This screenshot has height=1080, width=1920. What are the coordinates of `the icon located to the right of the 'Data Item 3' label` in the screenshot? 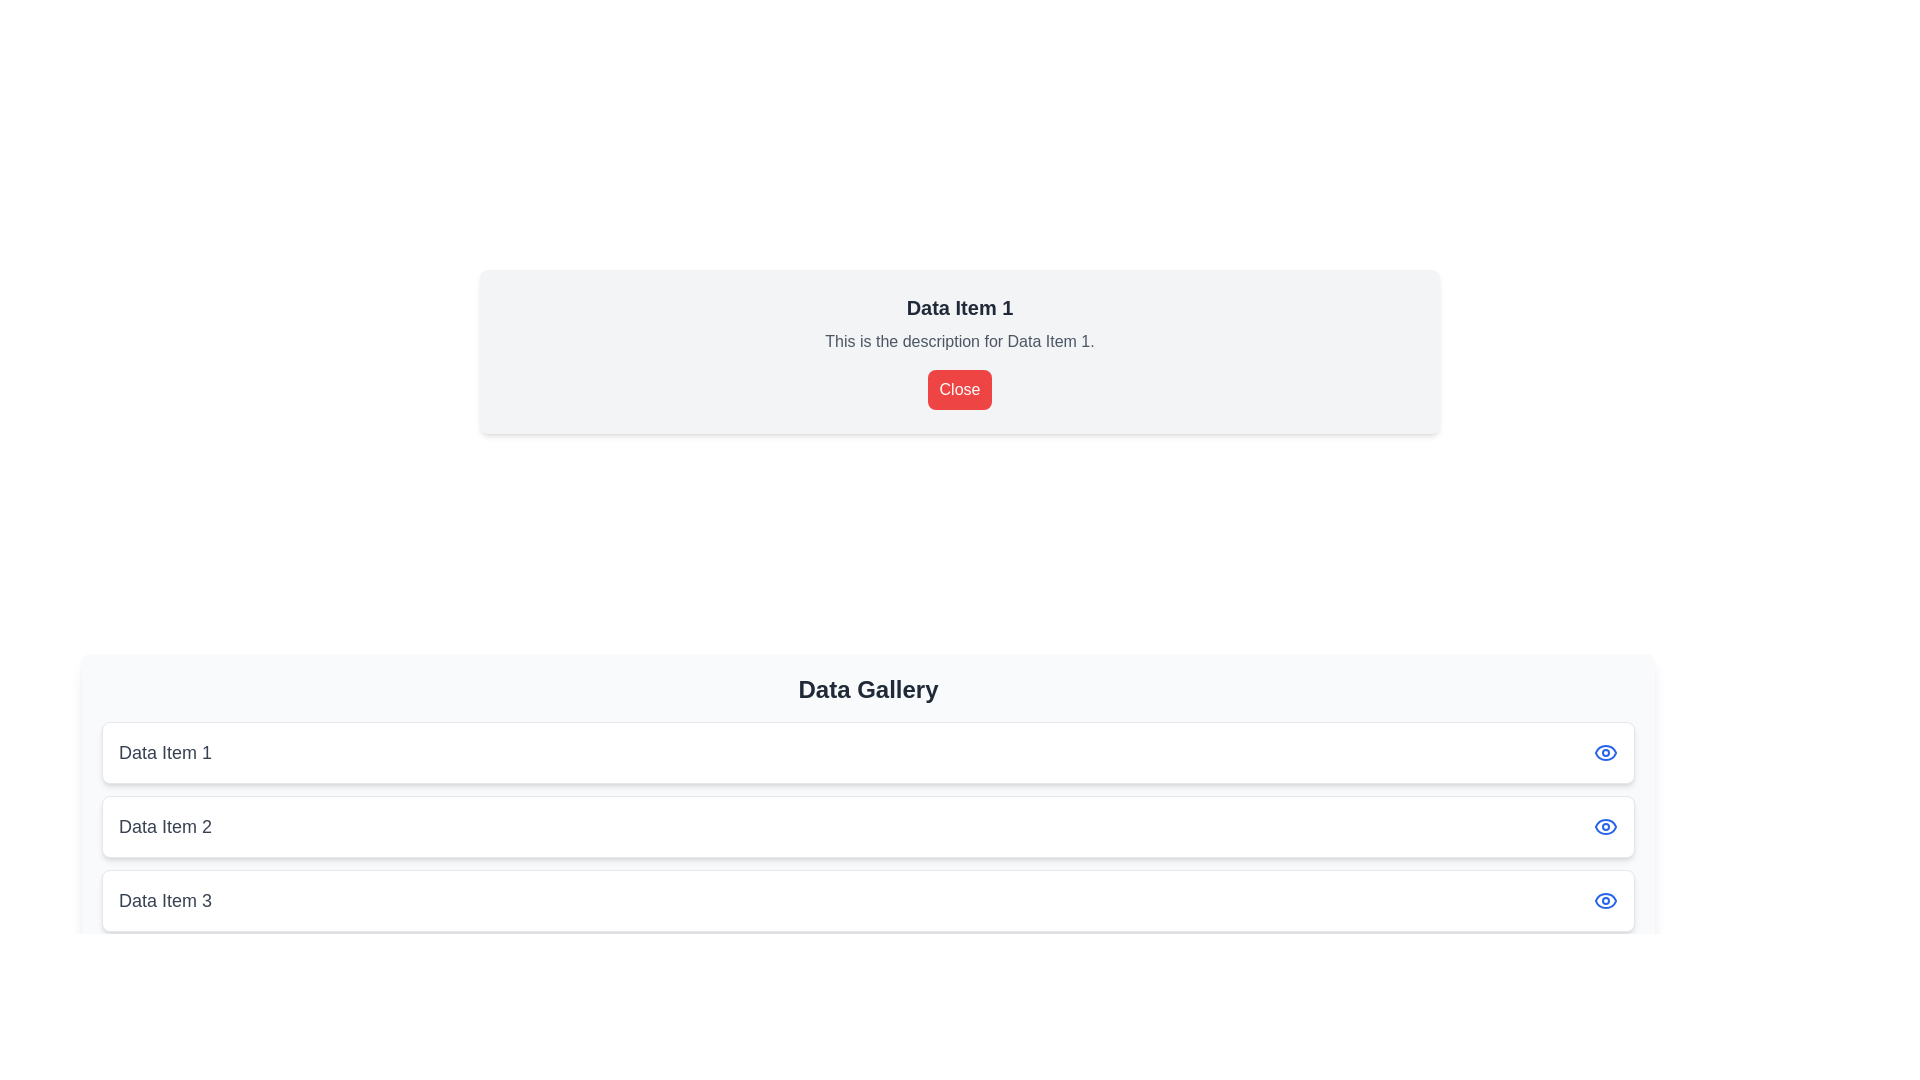 It's located at (1606, 901).